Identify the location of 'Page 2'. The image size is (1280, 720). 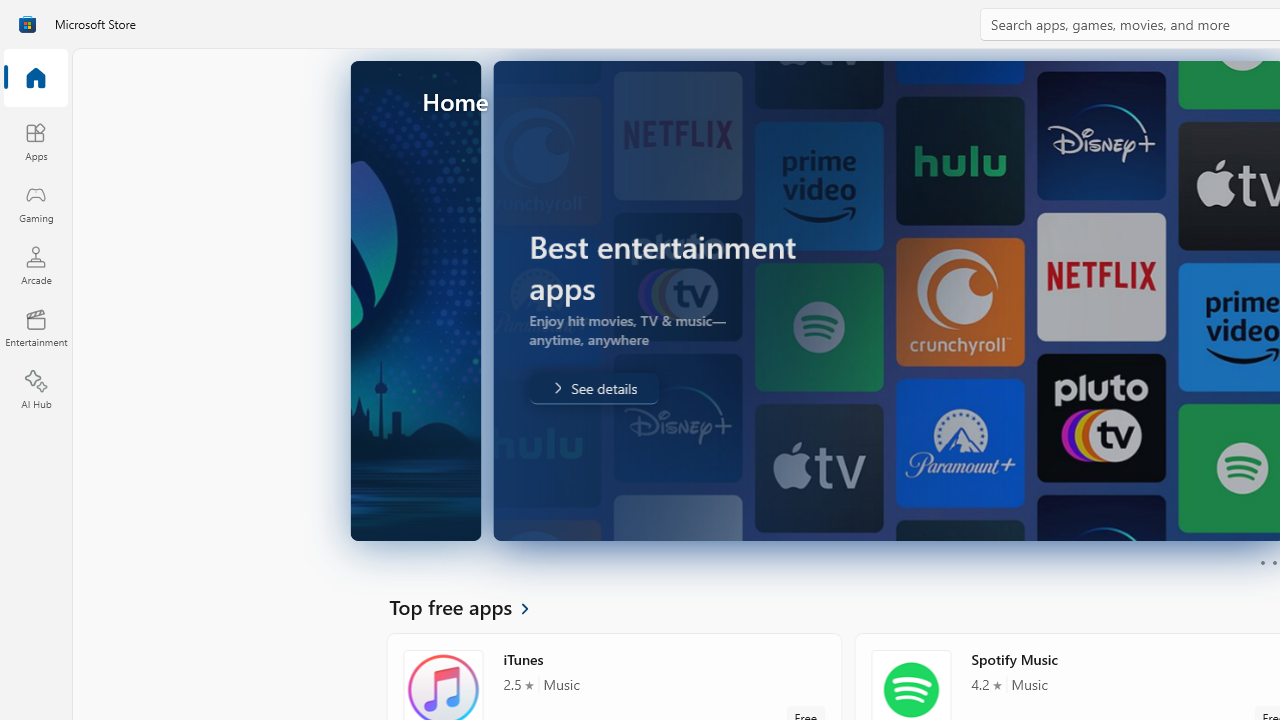
(1273, 563).